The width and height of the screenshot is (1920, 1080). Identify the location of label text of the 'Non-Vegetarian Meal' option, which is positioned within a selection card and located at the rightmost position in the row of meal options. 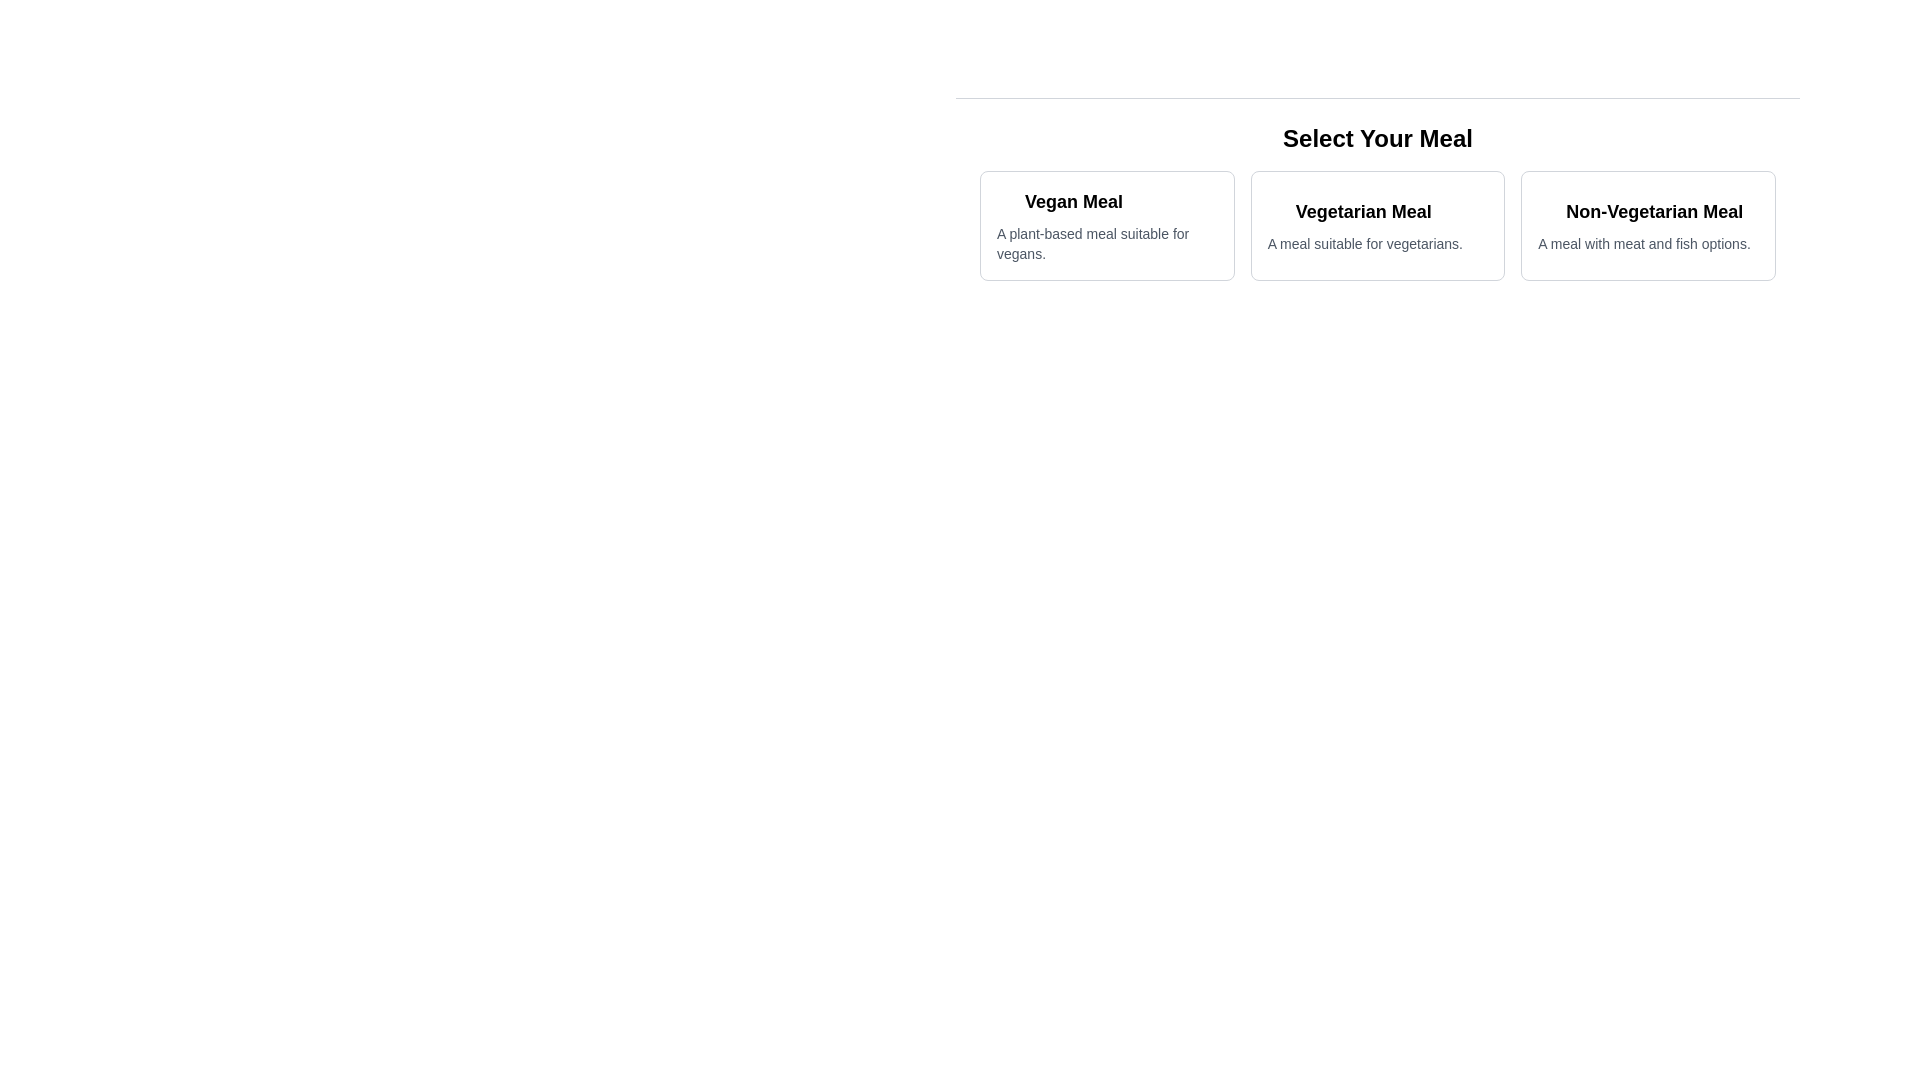
(1654, 212).